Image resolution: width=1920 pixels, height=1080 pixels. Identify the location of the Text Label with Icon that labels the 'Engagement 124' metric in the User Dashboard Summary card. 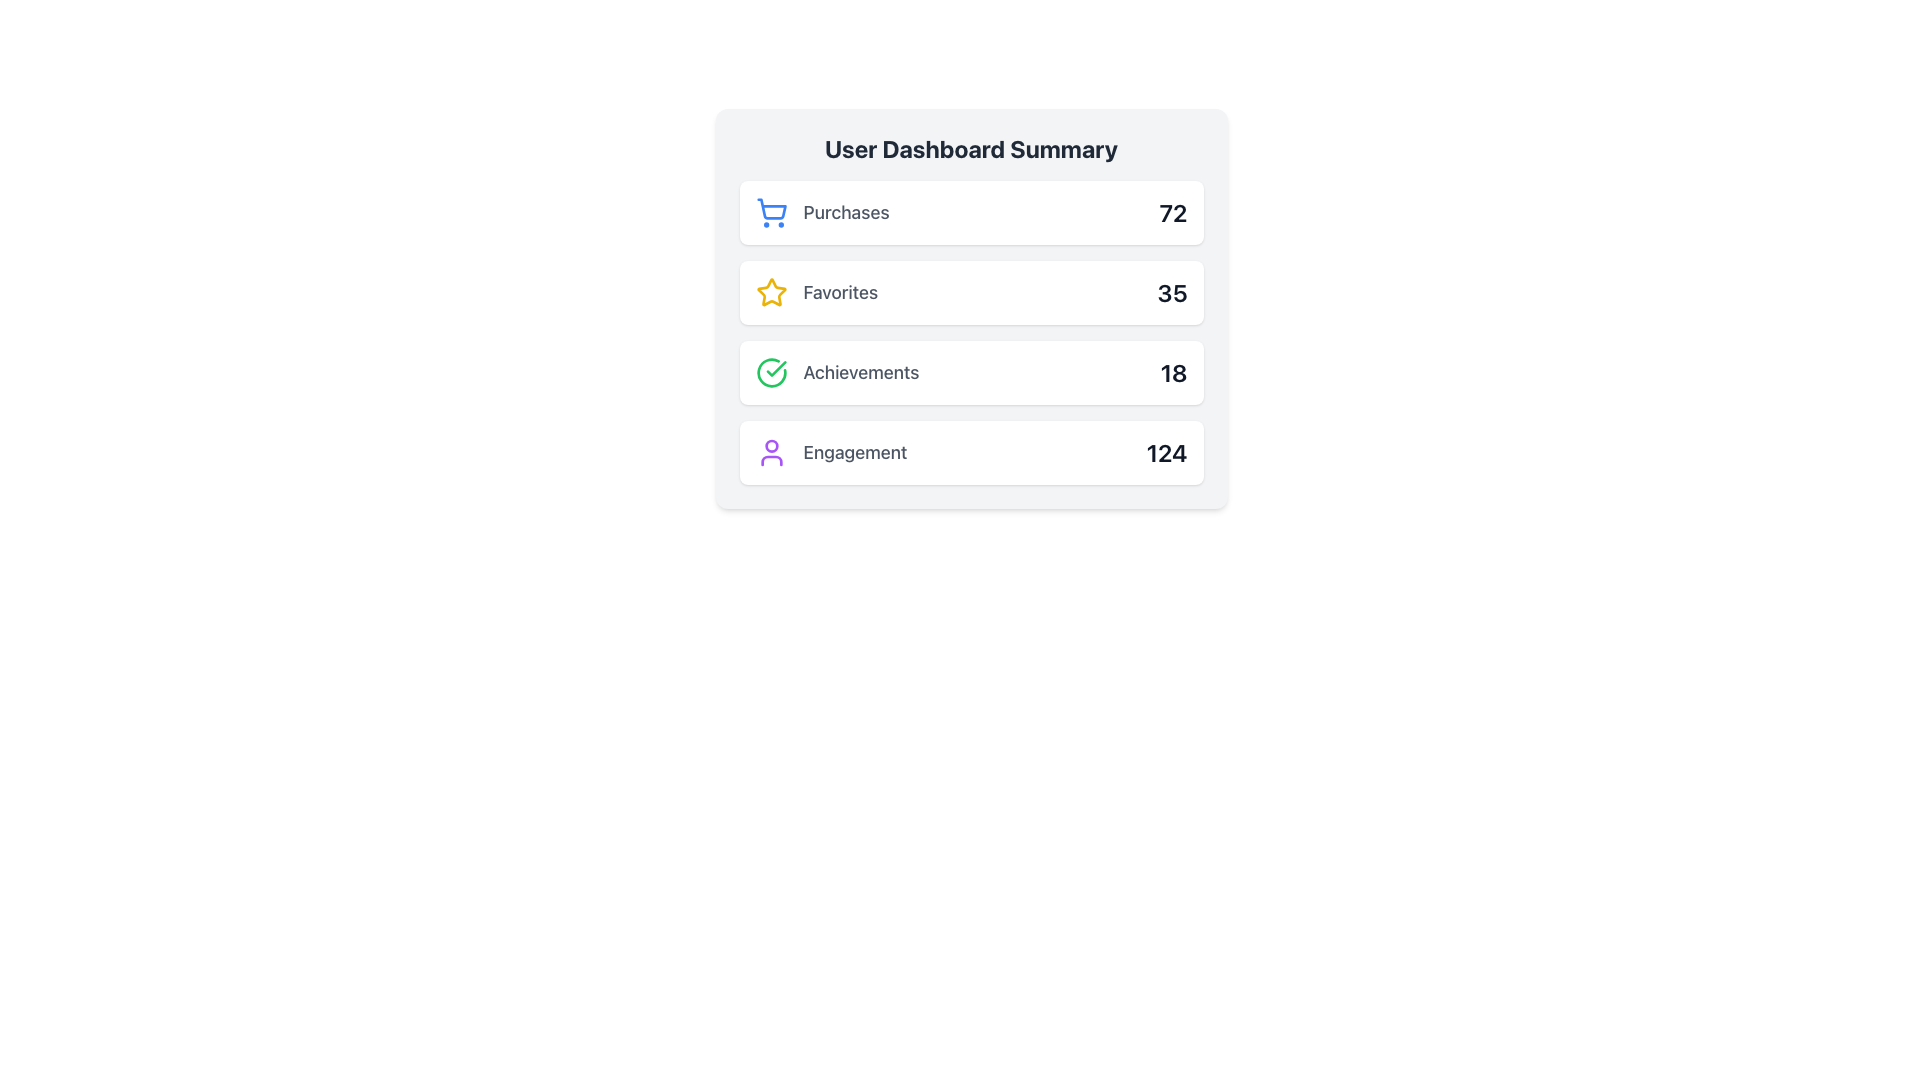
(831, 452).